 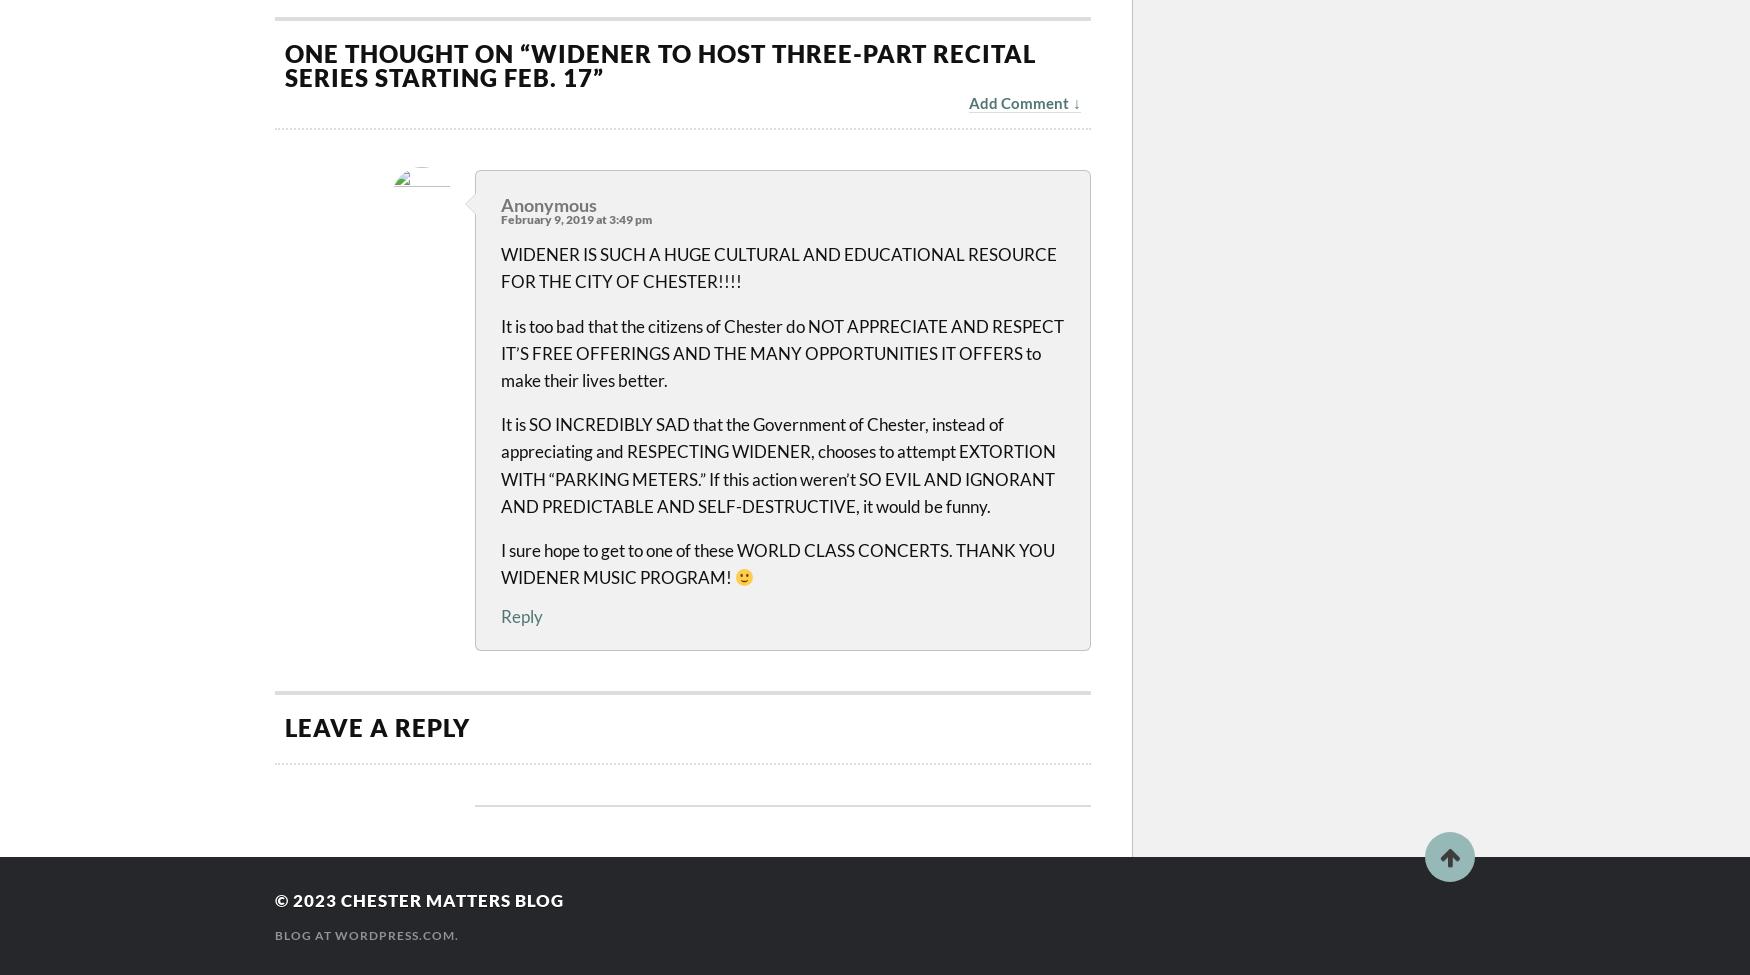 What do you see at coordinates (366, 934) in the screenshot?
I see `'Blog at WordPress.com.'` at bounding box center [366, 934].